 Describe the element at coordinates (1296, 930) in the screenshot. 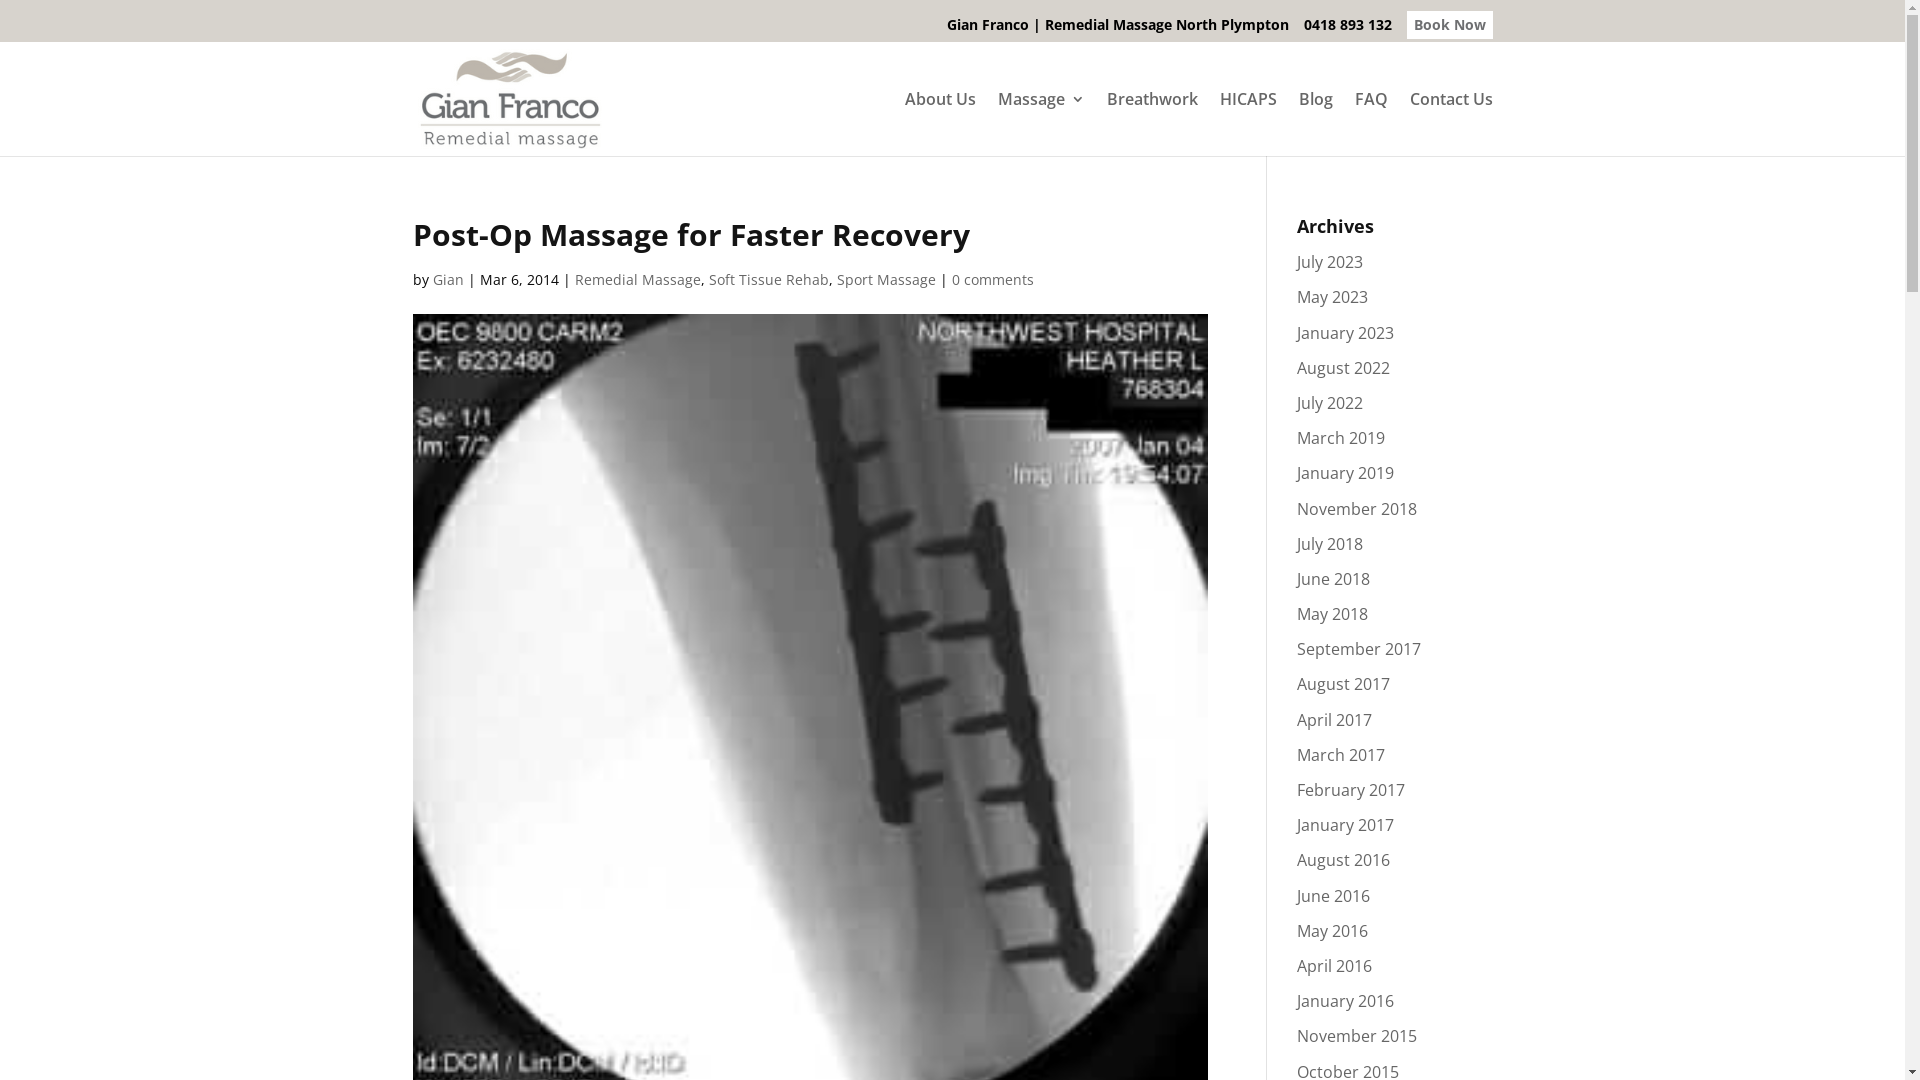

I see `'May 2016'` at that location.